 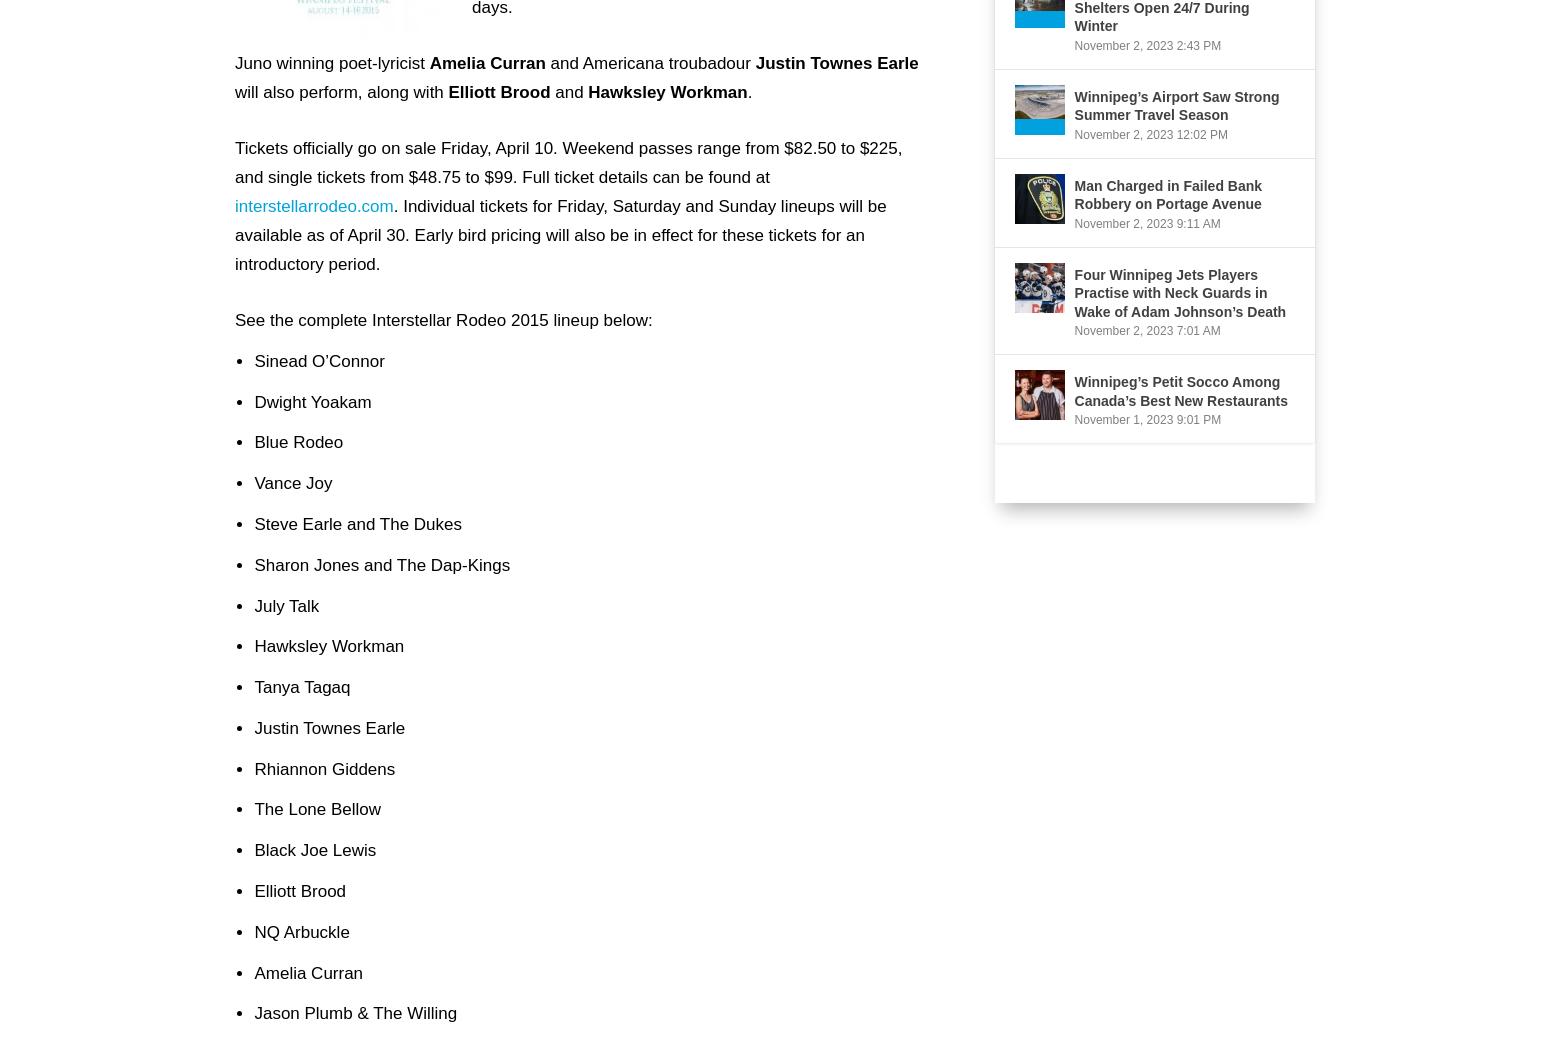 What do you see at coordinates (649, 61) in the screenshot?
I see `'and Americana troubadour'` at bounding box center [649, 61].